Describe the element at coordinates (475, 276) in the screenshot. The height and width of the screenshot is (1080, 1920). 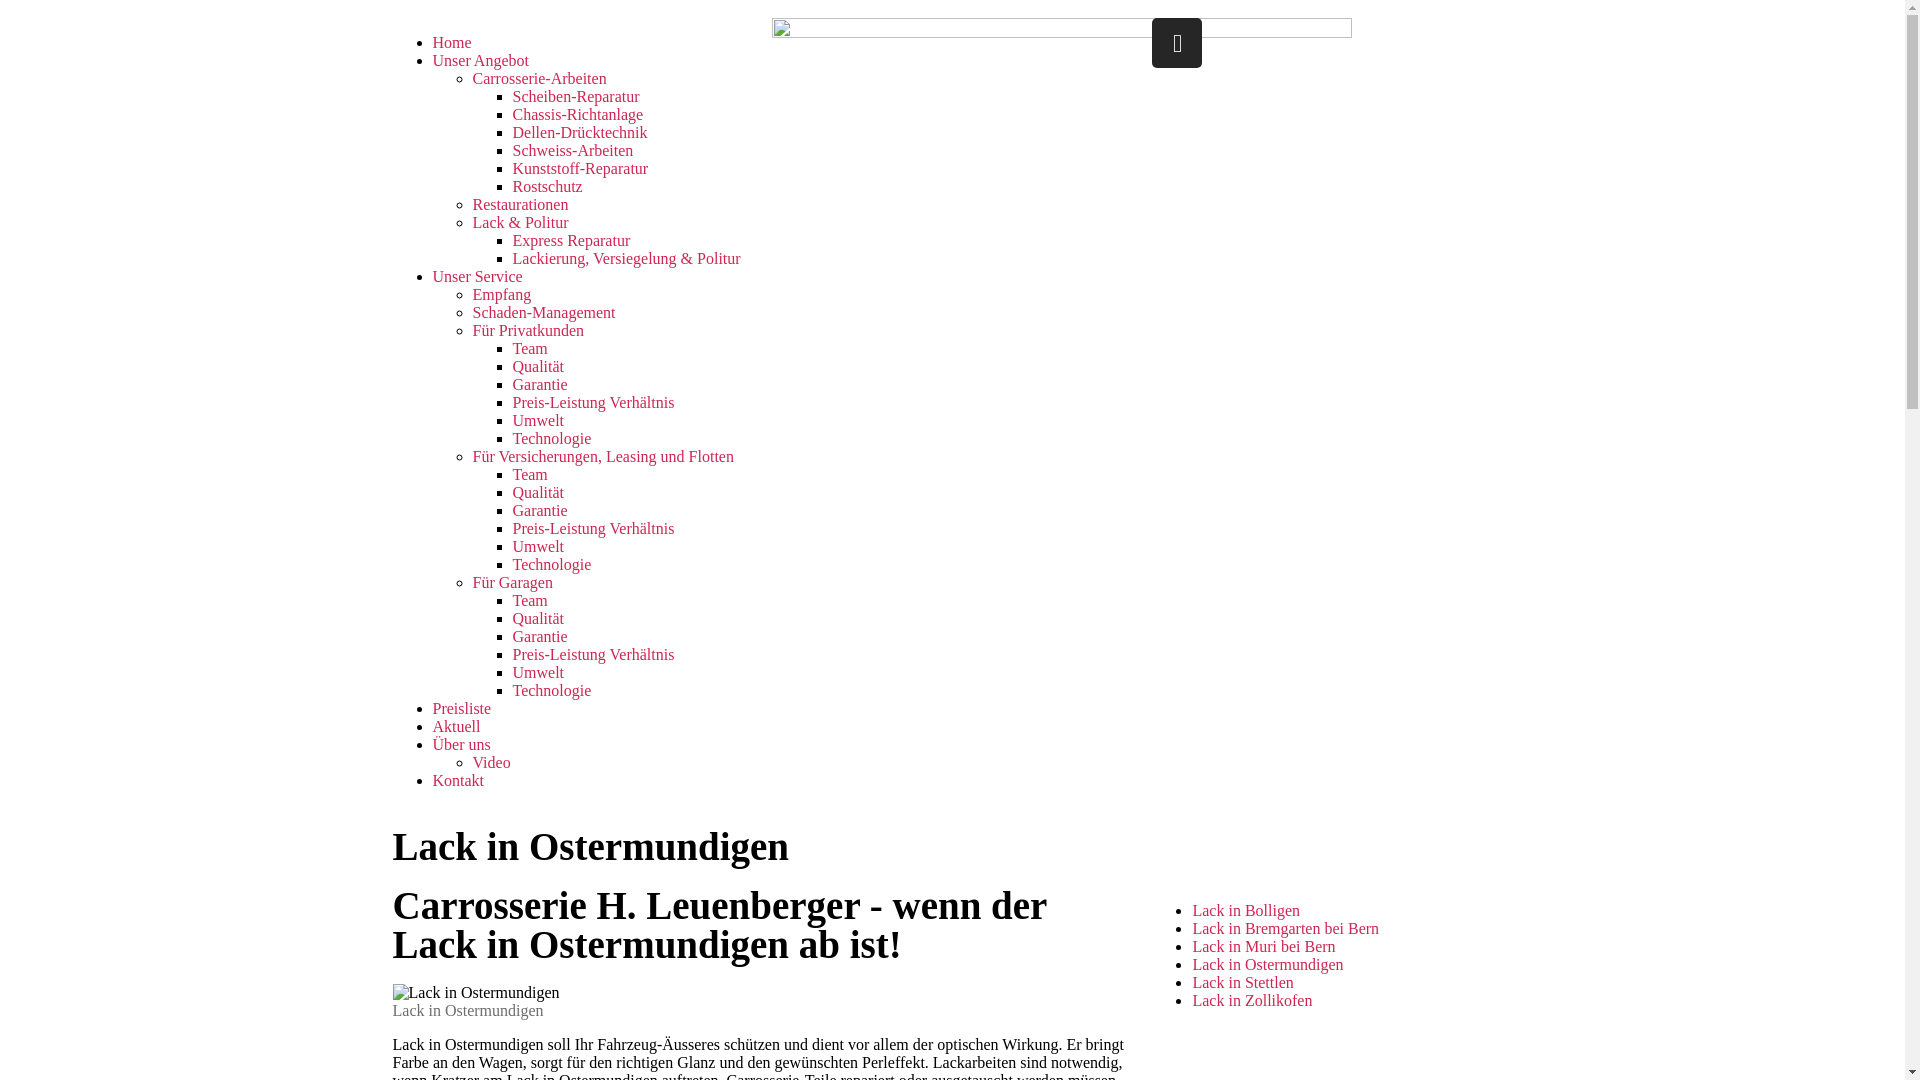
I see `'Unser Service'` at that location.